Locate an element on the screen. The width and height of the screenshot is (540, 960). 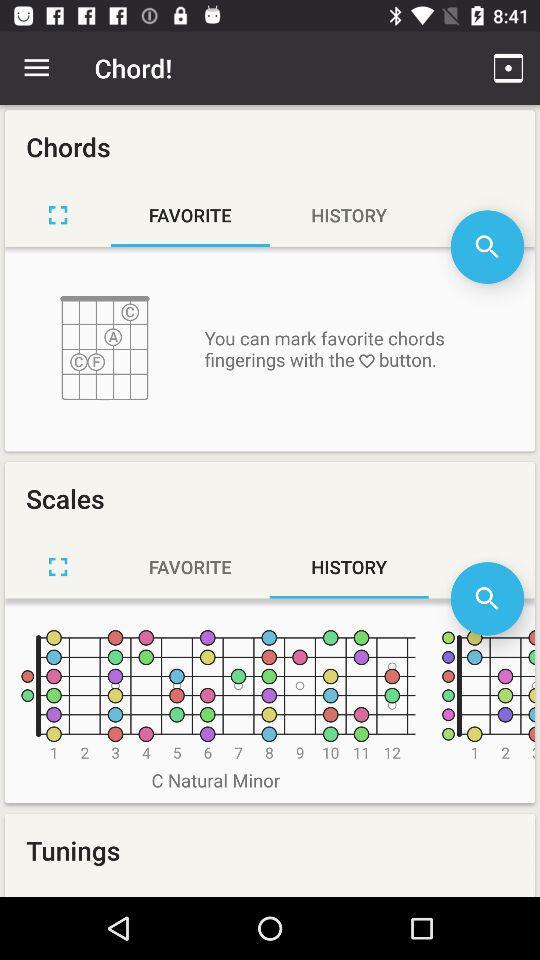
search icon is located at coordinates (486, 598).